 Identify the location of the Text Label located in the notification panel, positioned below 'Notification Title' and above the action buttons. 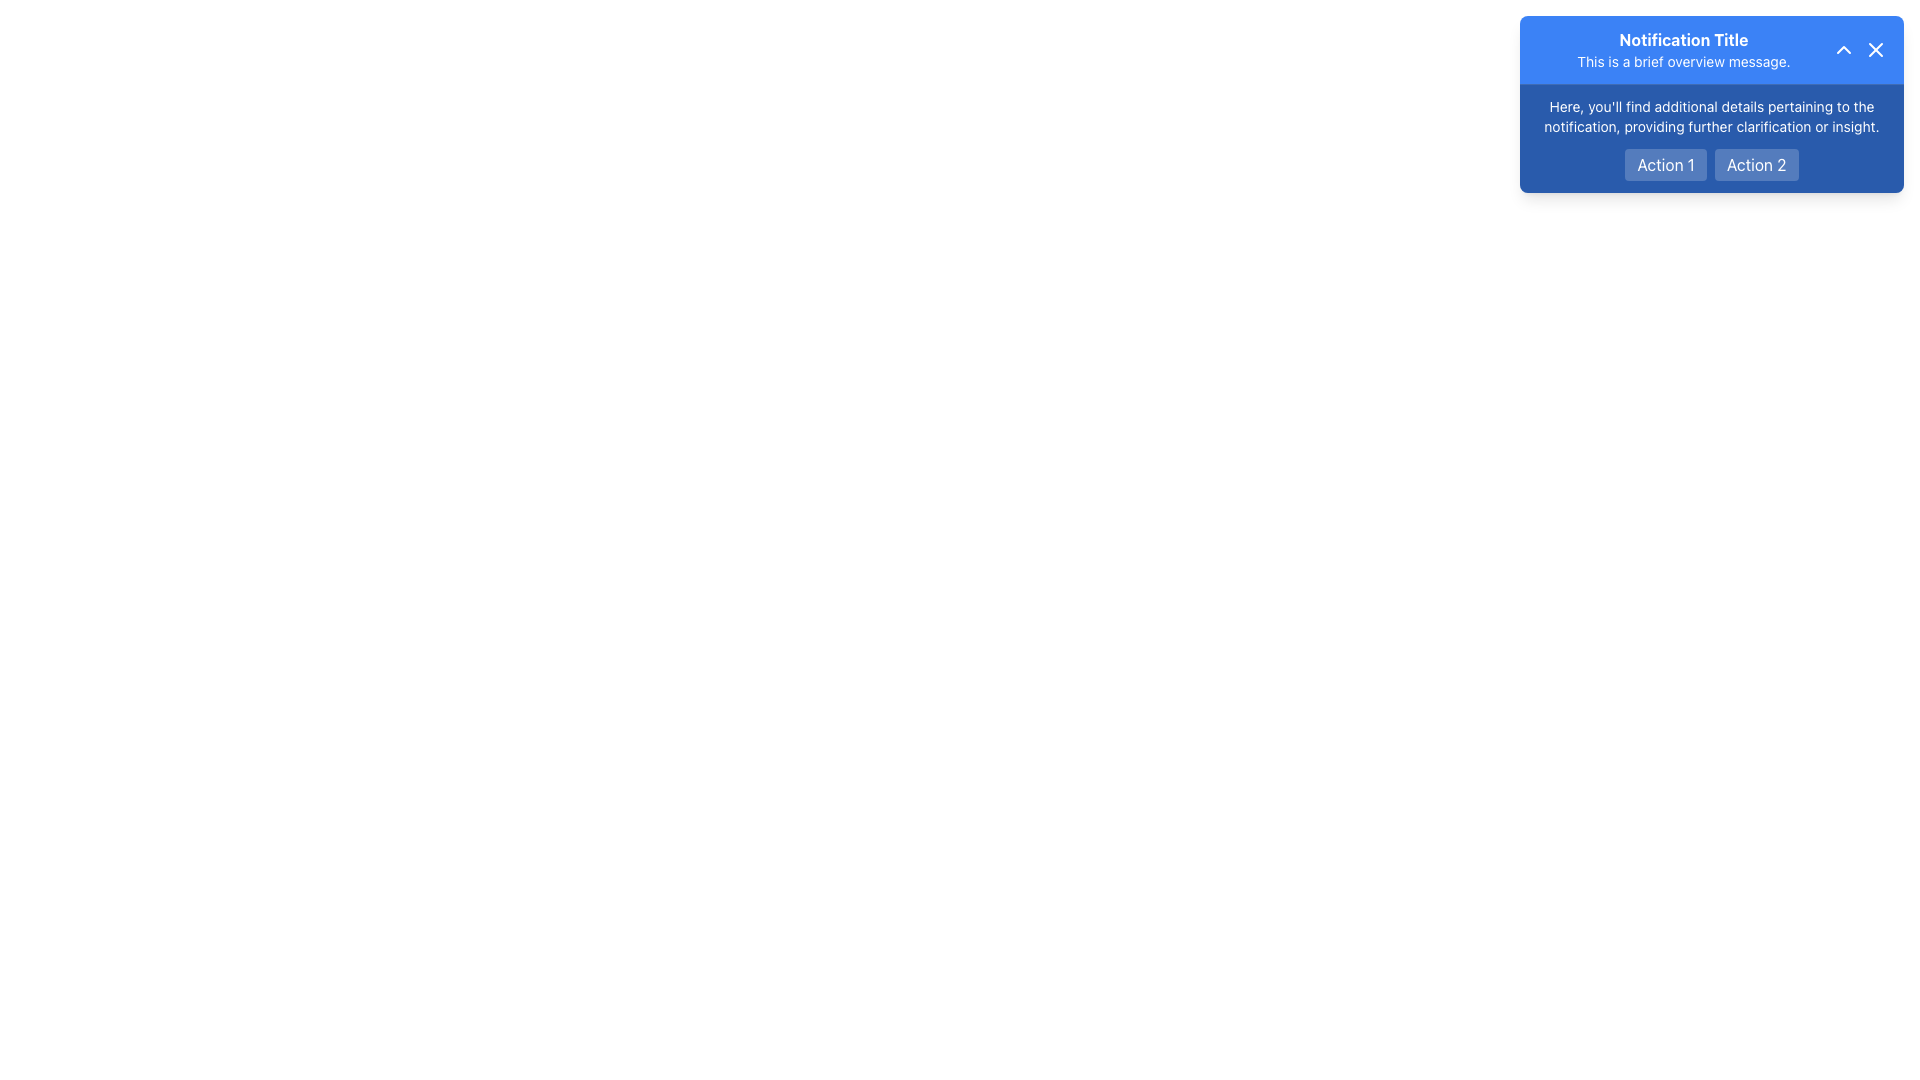
(1683, 60).